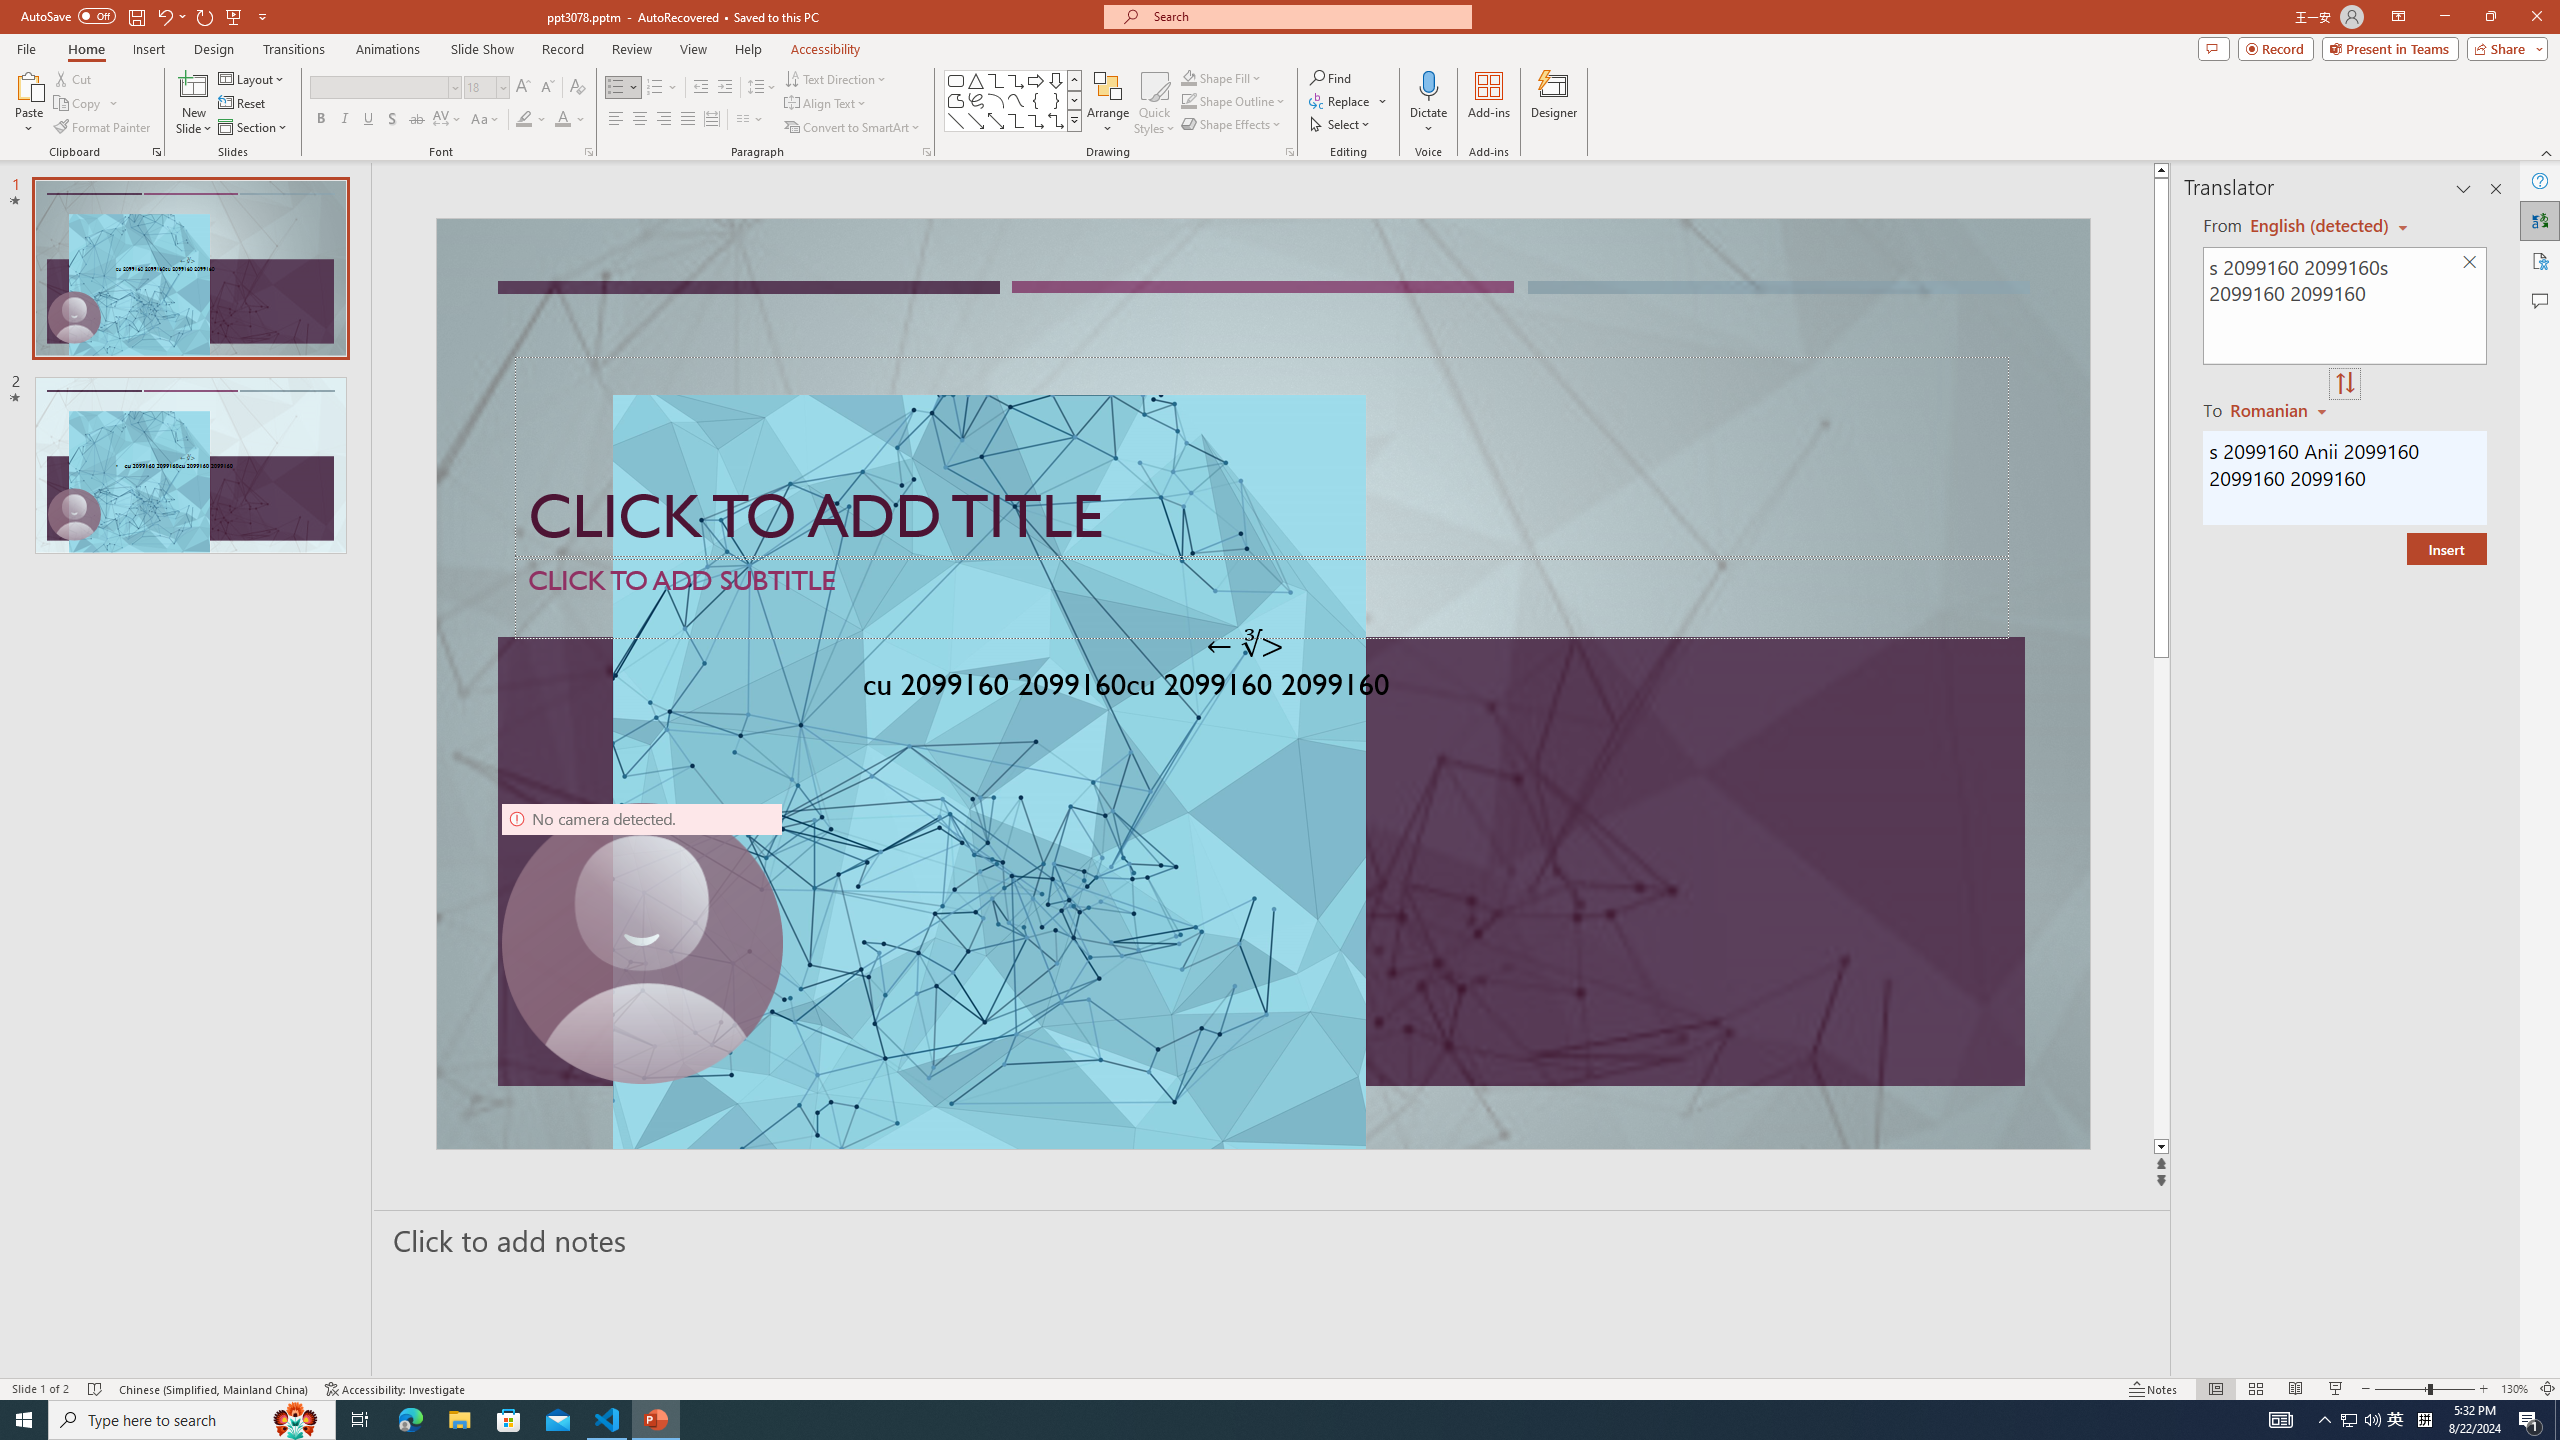 Image resolution: width=2560 pixels, height=1440 pixels. What do you see at coordinates (1259, 688) in the screenshot?
I see `'TextBox 61'` at bounding box center [1259, 688].